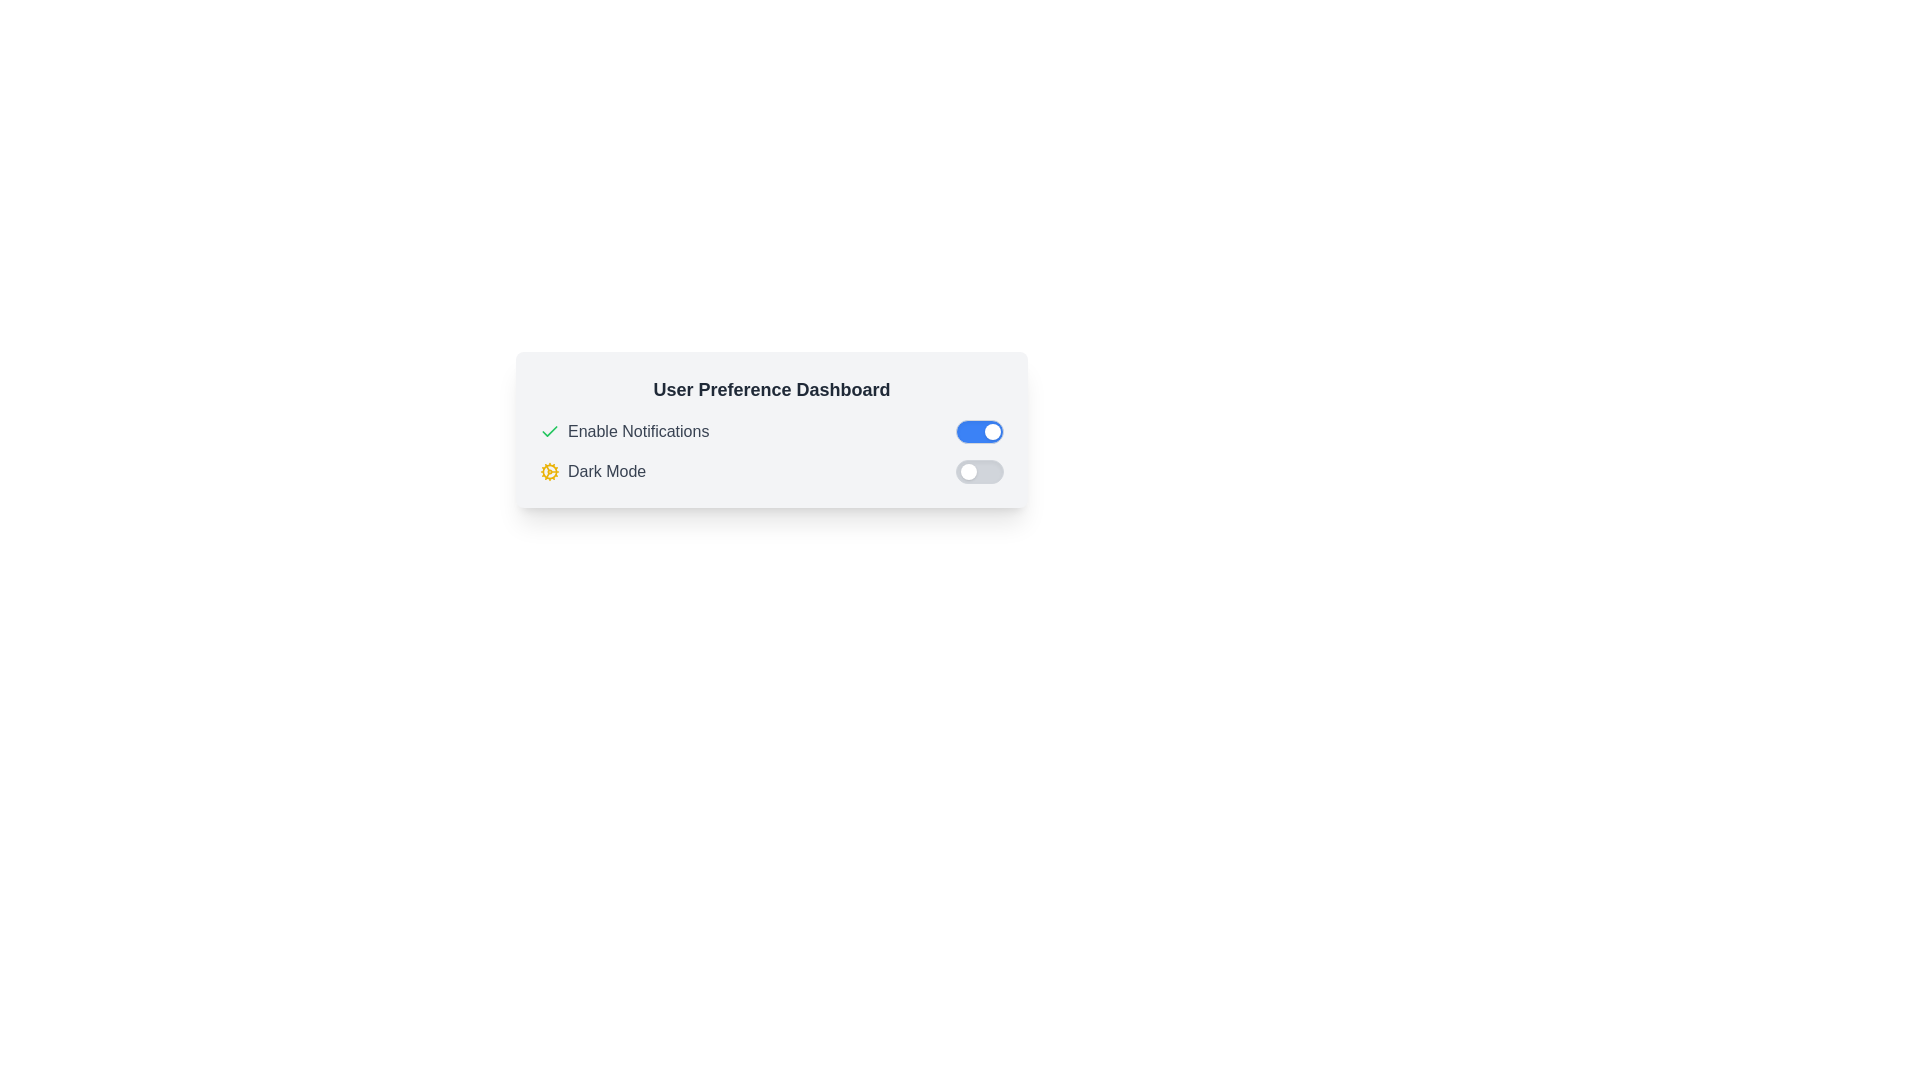 This screenshot has height=1080, width=1920. What do you see at coordinates (771, 451) in the screenshot?
I see `the 'Dark Mode' toggle switch located in the Settings toggle group within the User Preference Dashboard card` at bounding box center [771, 451].